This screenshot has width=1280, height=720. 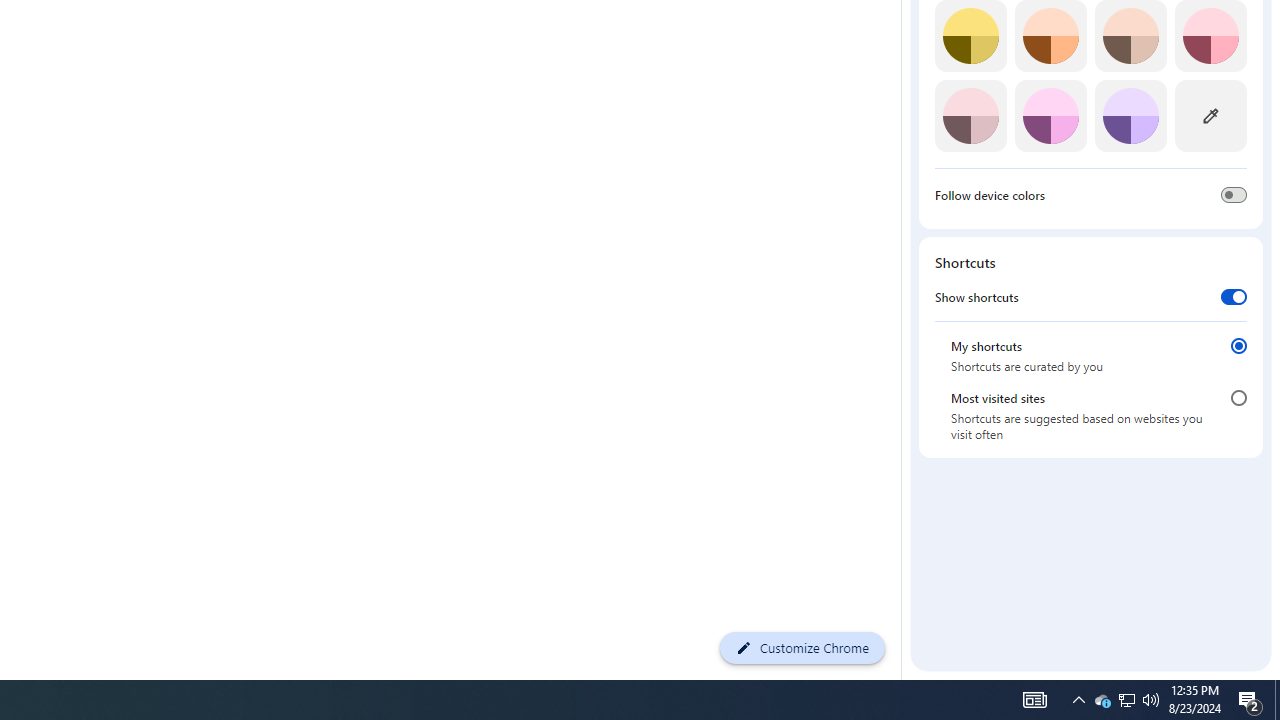 I want to click on 'Apricot', so click(x=1130, y=36).